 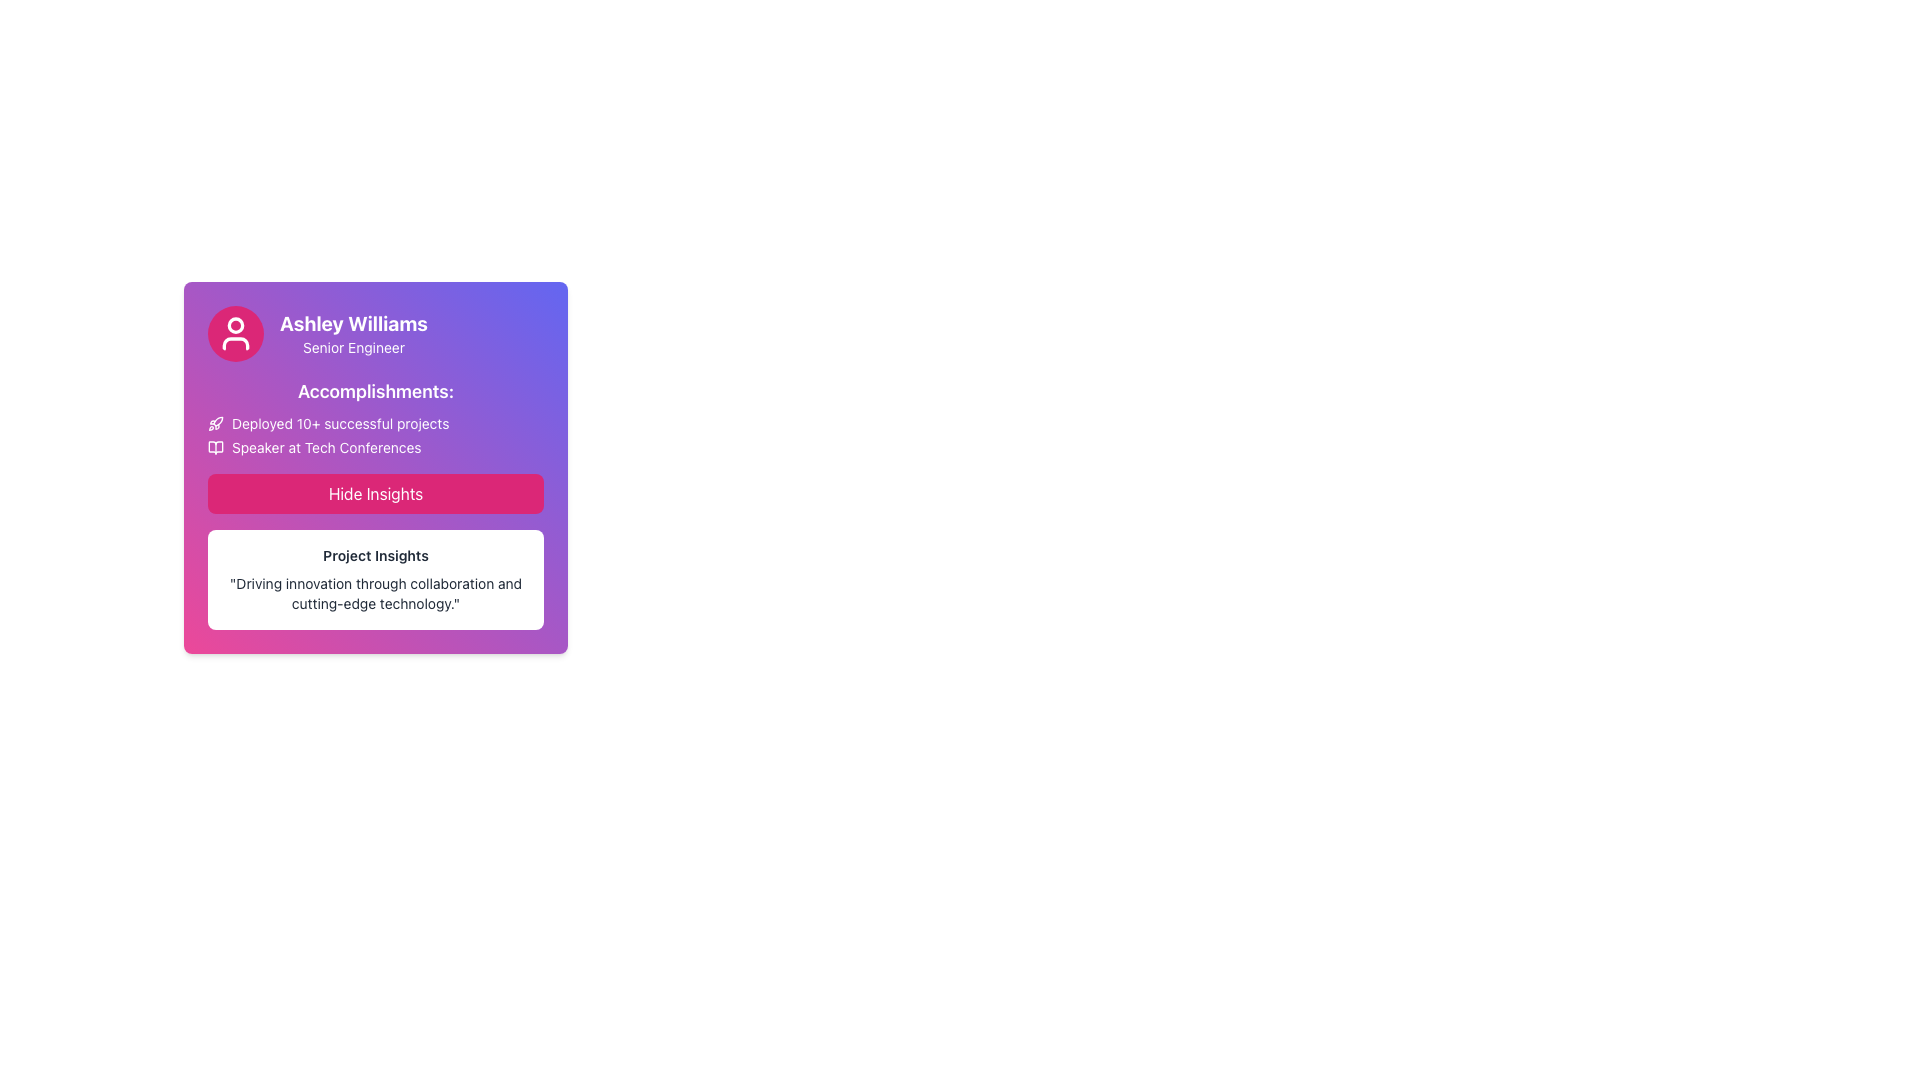 I want to click on text content of the Text Display element that shows 'Ashley Williams' and 'Senior Engineer', which is centrally aligned and positioned above the 'Accomplishments' section, so click(x=354, y=333).